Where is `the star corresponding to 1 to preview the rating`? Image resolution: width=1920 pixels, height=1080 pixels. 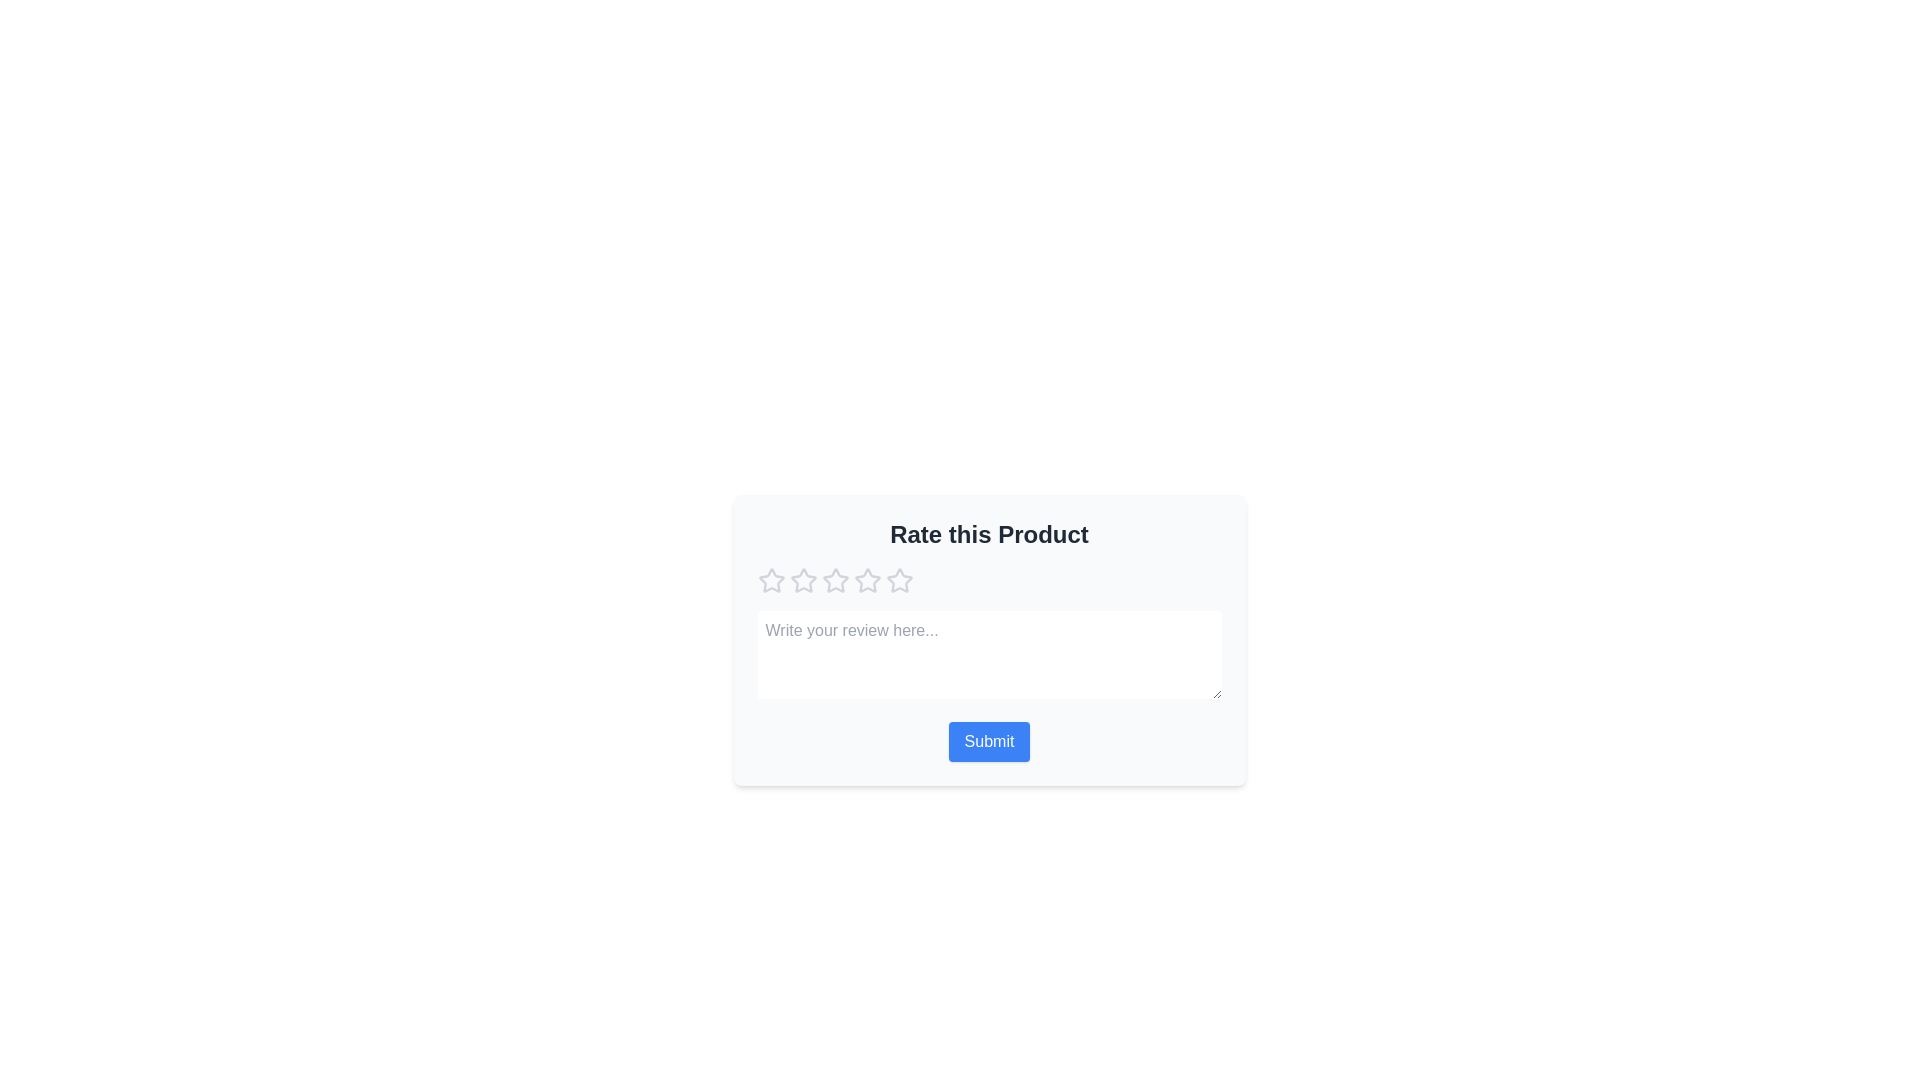 the star corresponding to 1 to preview the rating is located at coordinates (770, 581).